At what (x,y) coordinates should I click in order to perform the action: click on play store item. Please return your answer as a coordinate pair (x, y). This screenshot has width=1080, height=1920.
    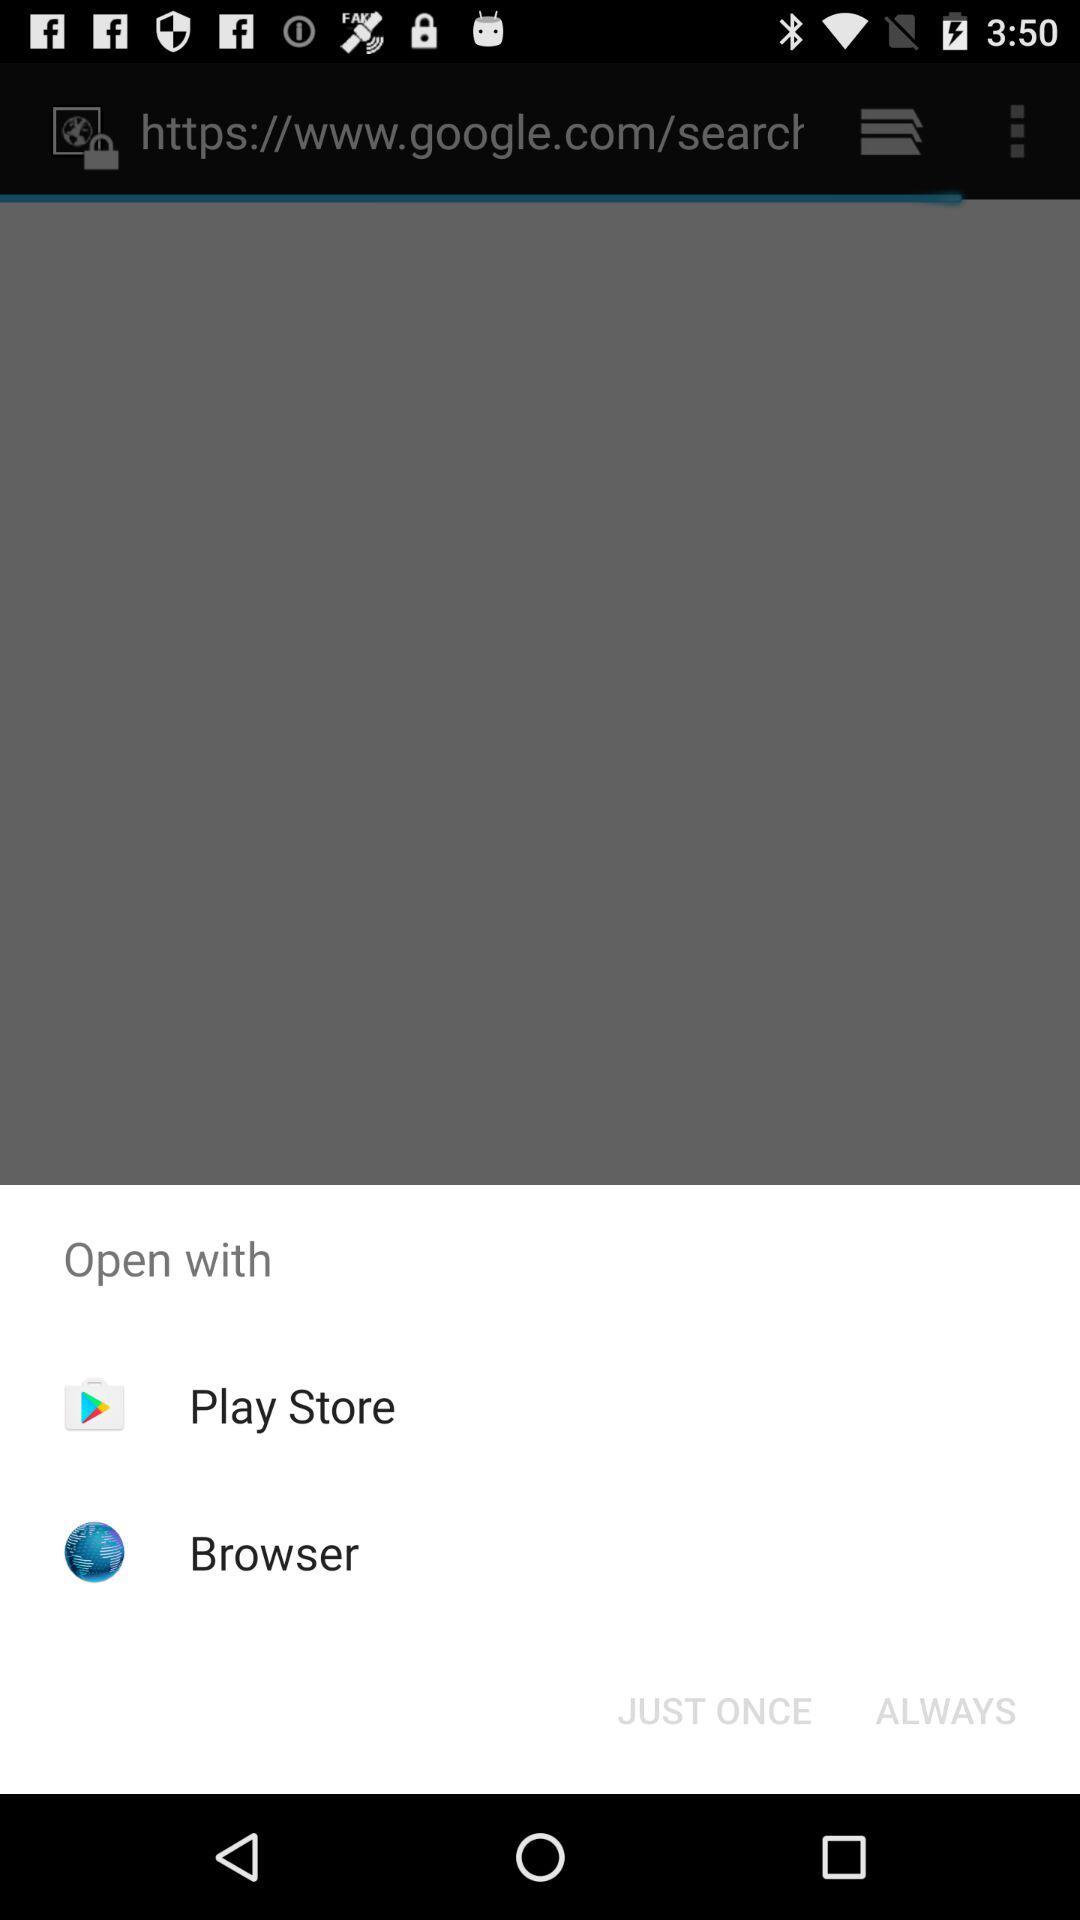
    Looking at the image, I should click on (292, 1404).